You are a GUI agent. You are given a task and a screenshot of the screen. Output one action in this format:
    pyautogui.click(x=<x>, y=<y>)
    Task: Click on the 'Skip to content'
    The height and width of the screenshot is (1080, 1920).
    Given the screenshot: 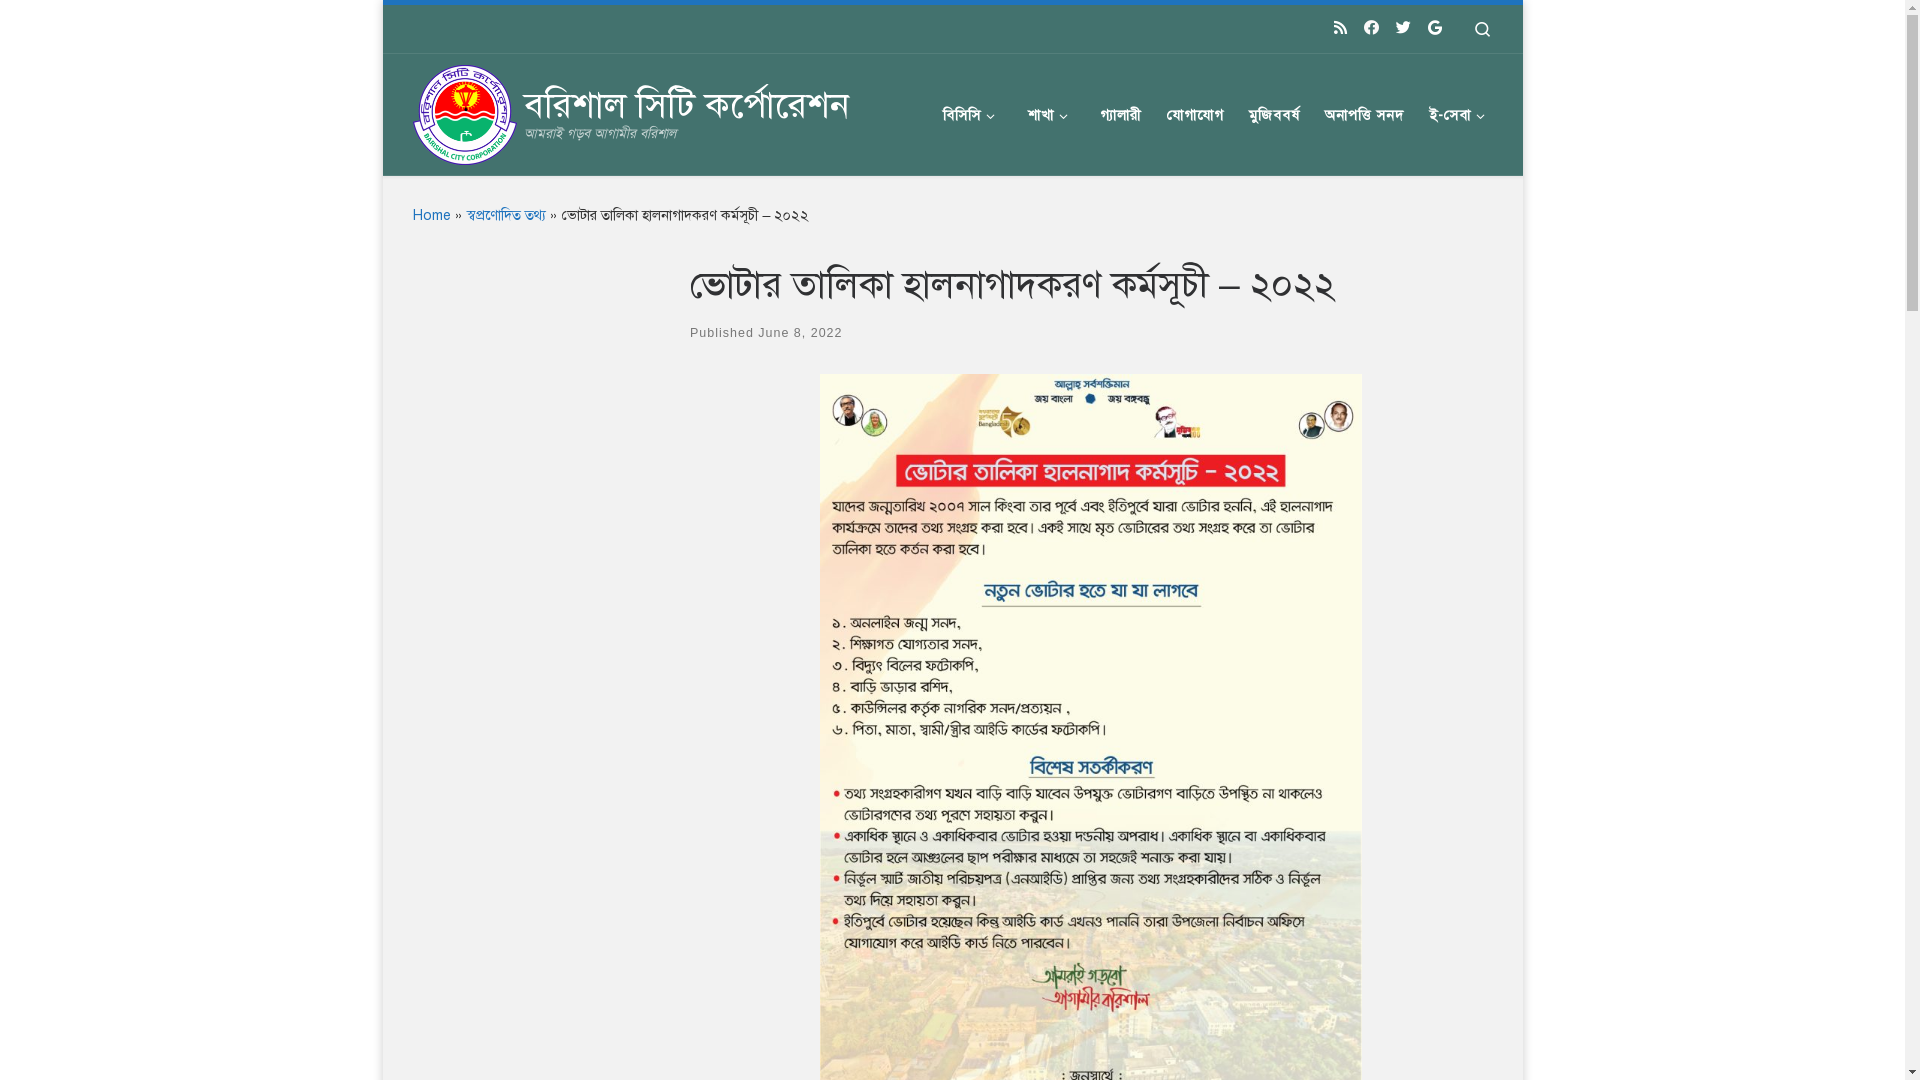 What is the action you would take?
    pyautogui.click(x=80, y=27)
    